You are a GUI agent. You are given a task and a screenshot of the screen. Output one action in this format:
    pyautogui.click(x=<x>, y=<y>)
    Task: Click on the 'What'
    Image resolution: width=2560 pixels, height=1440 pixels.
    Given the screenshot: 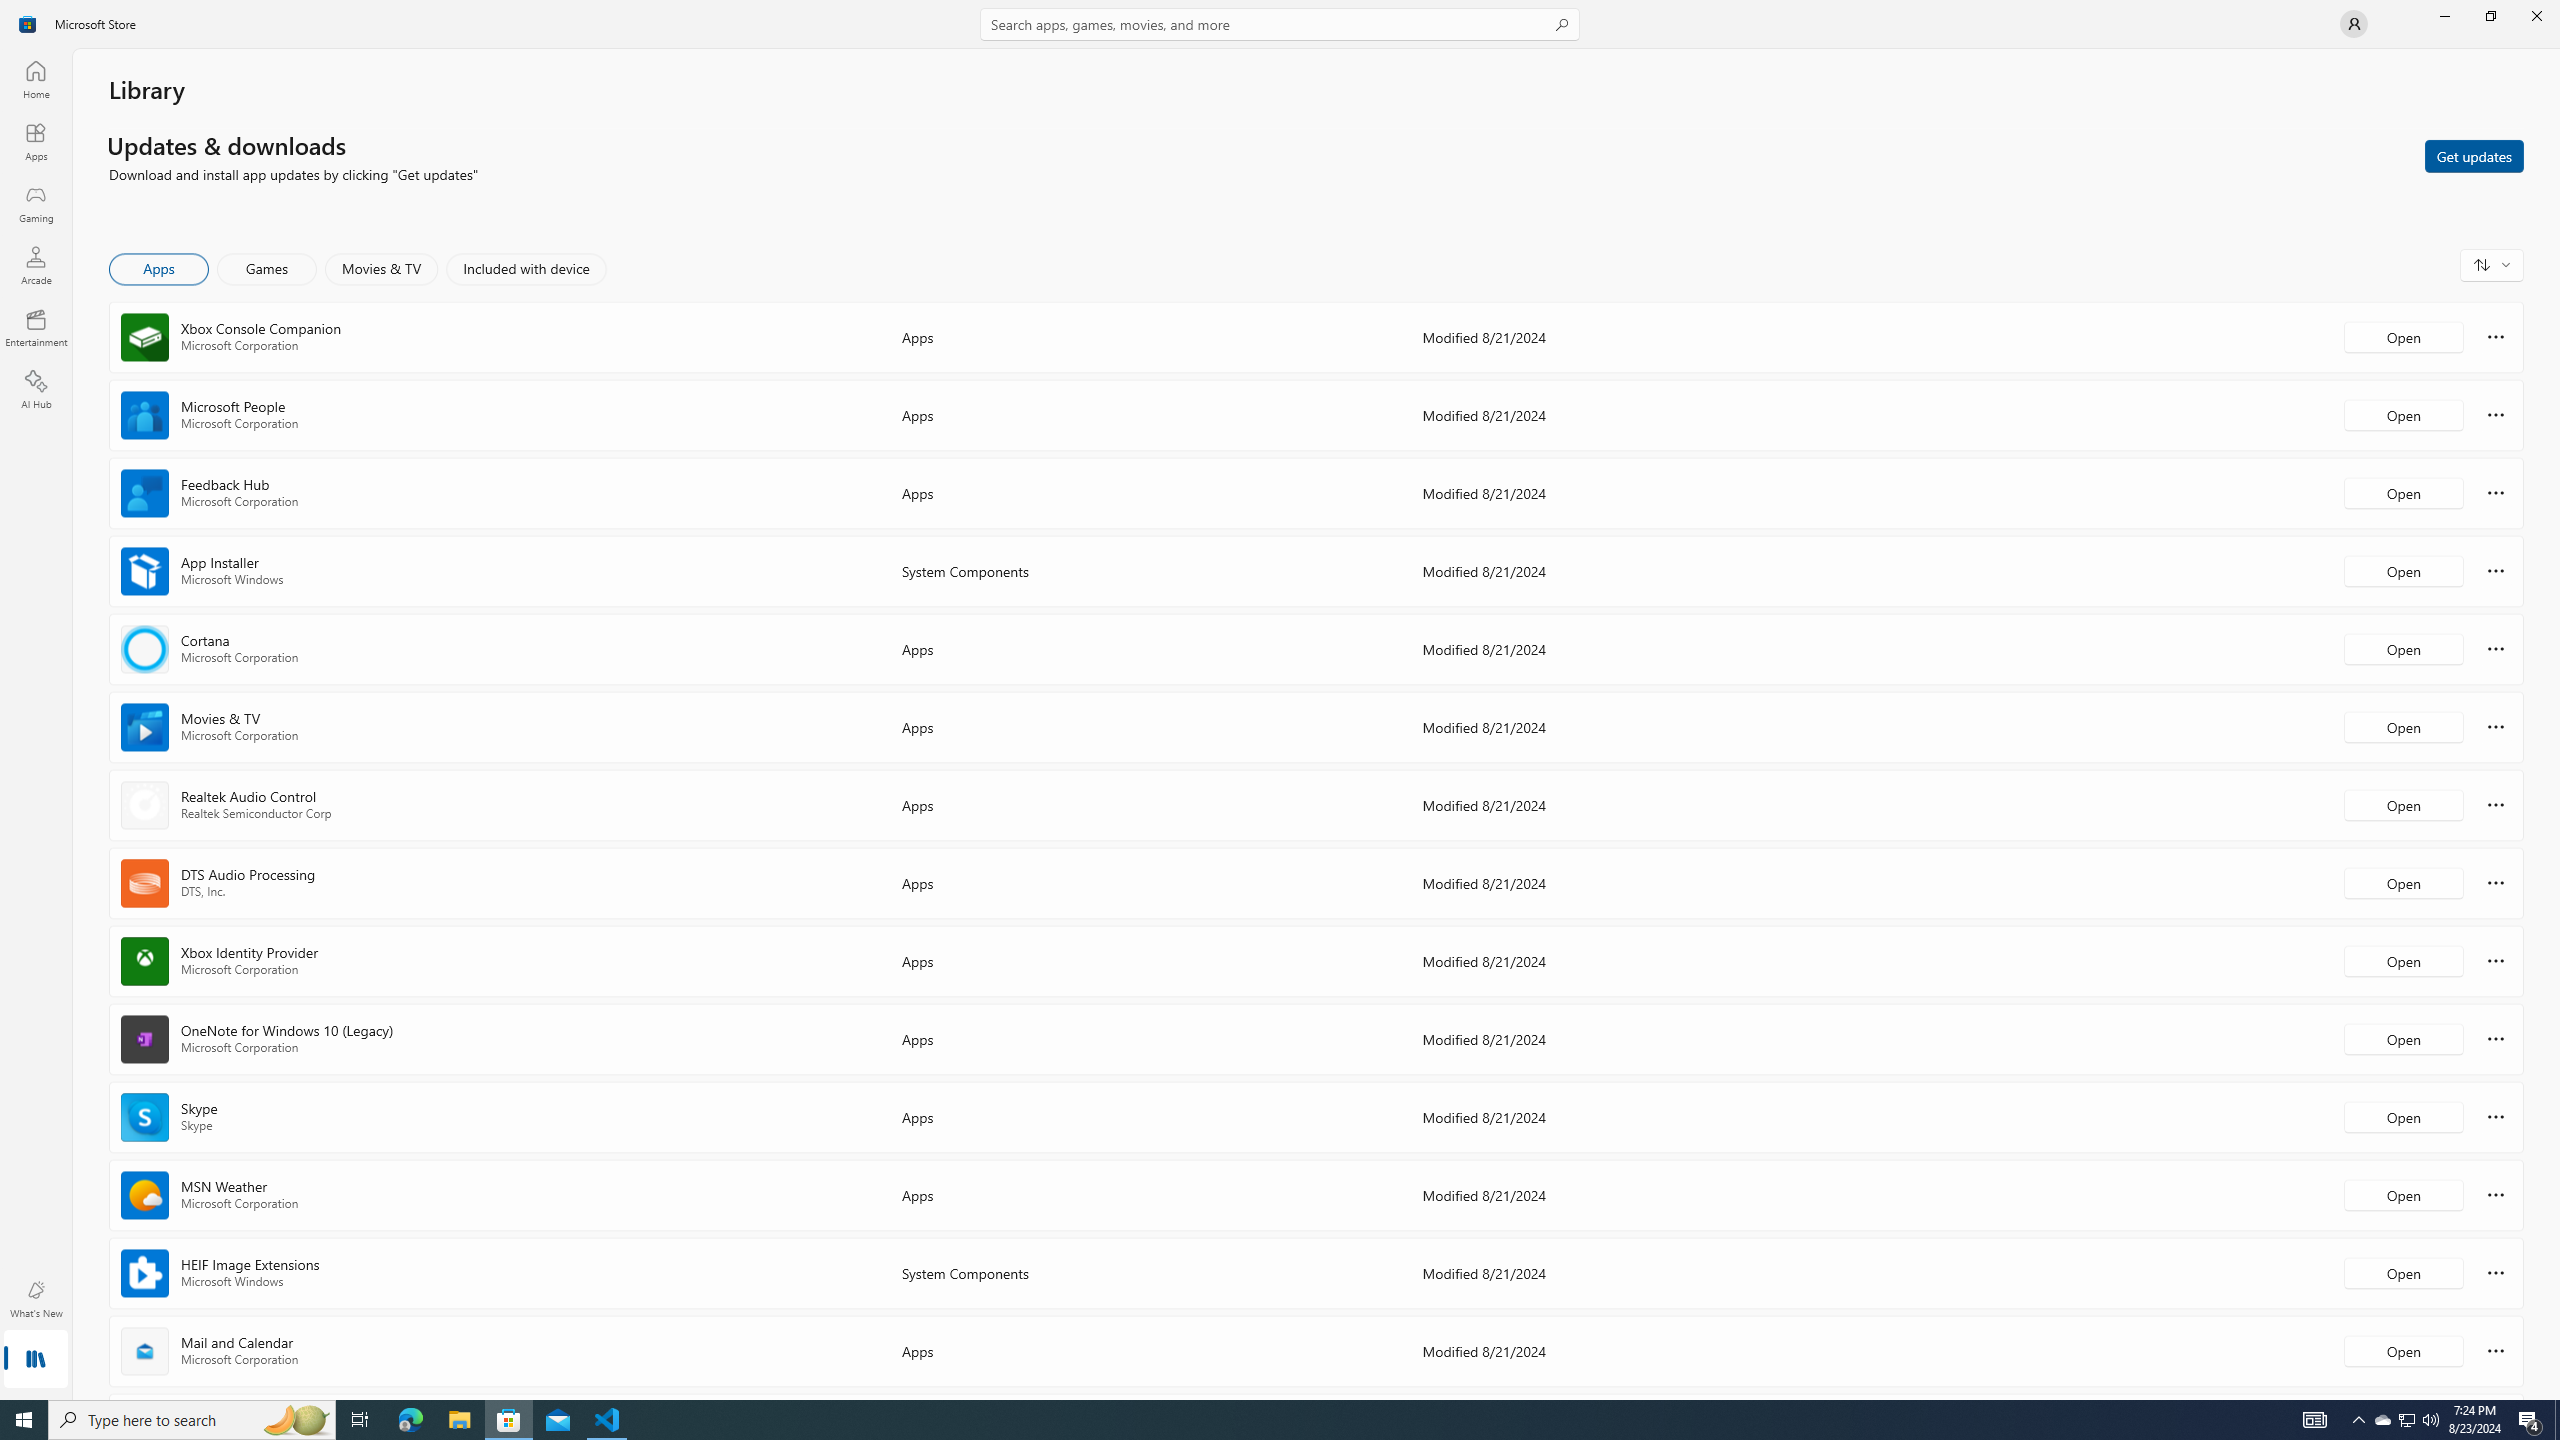 What is the action you would take?
    pyautogui.click(x=34, y=1298)
    